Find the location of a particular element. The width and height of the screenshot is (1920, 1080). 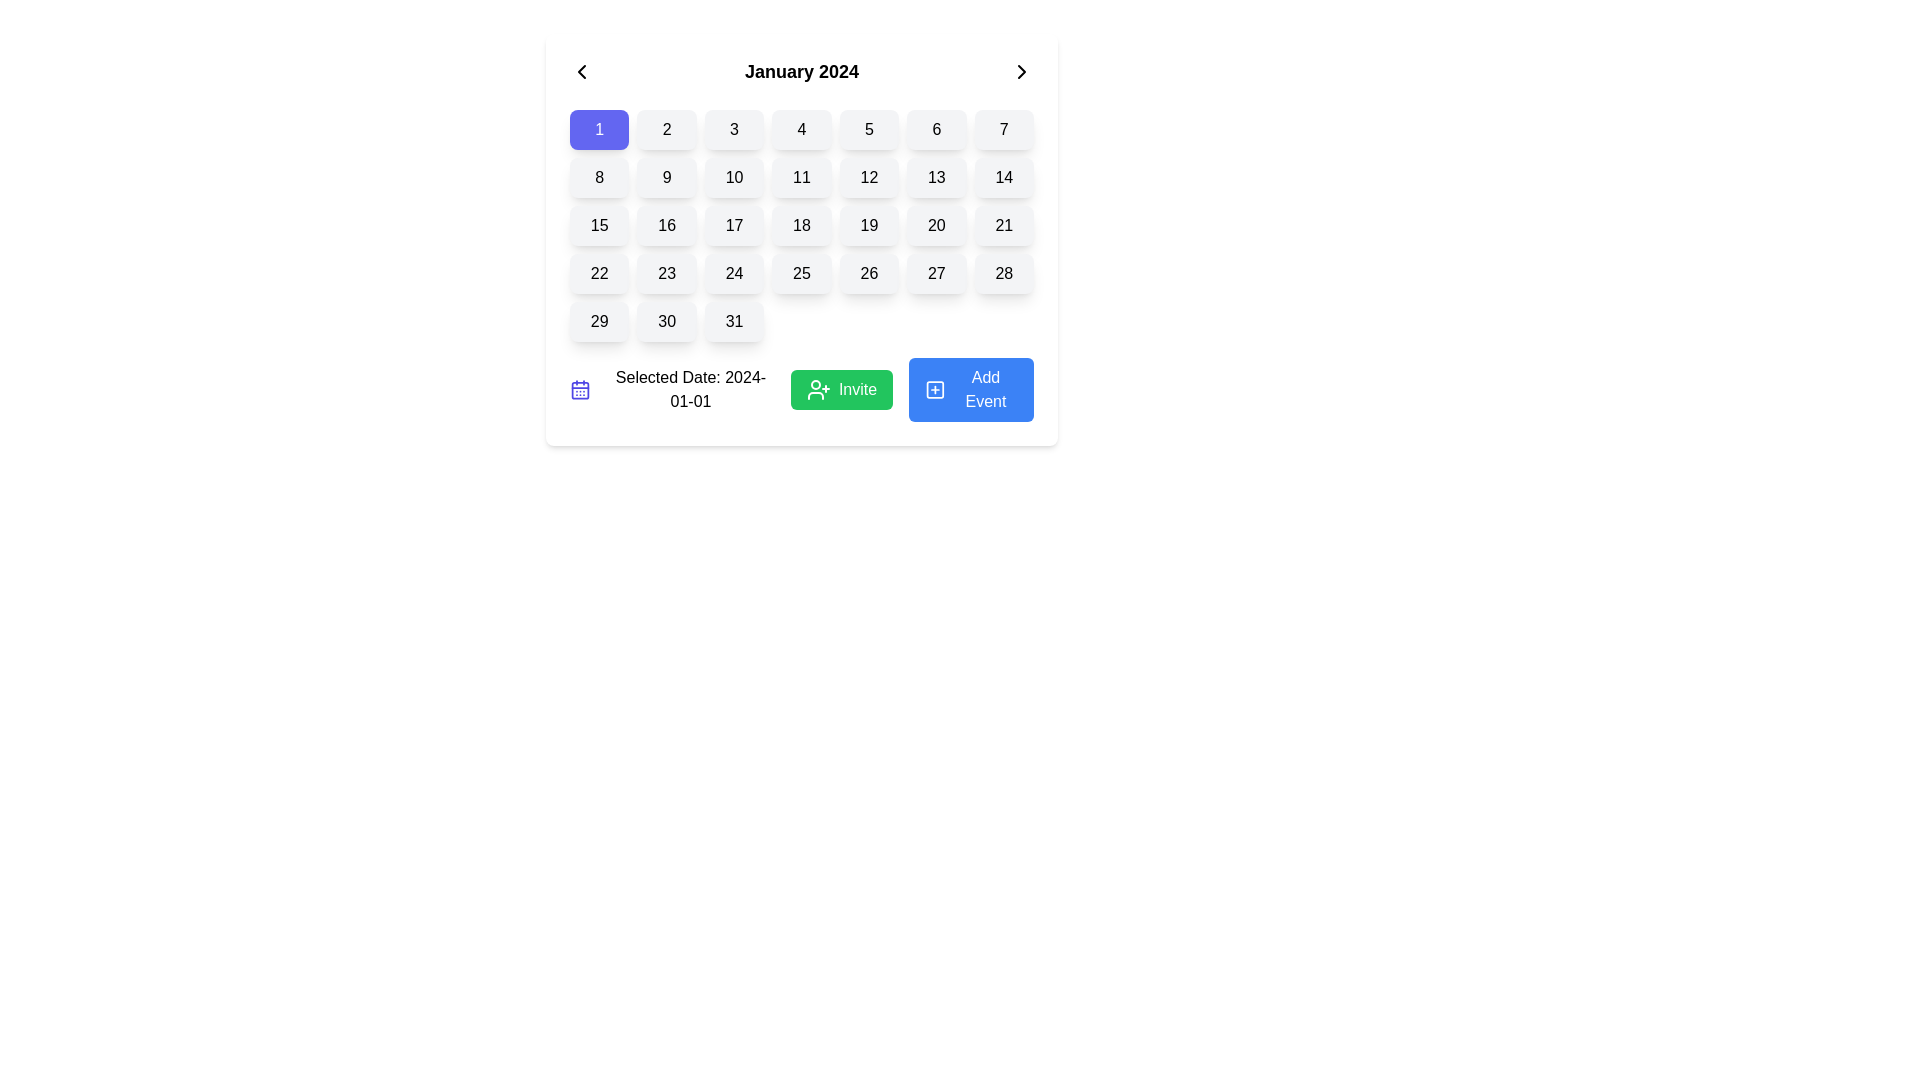

the text label displaying 'Selected Date: 2024-01-01', which is located near the bottom of the calendar interface, between the calendar icon and the 'Invite' button is located at coordinates (691, 389).